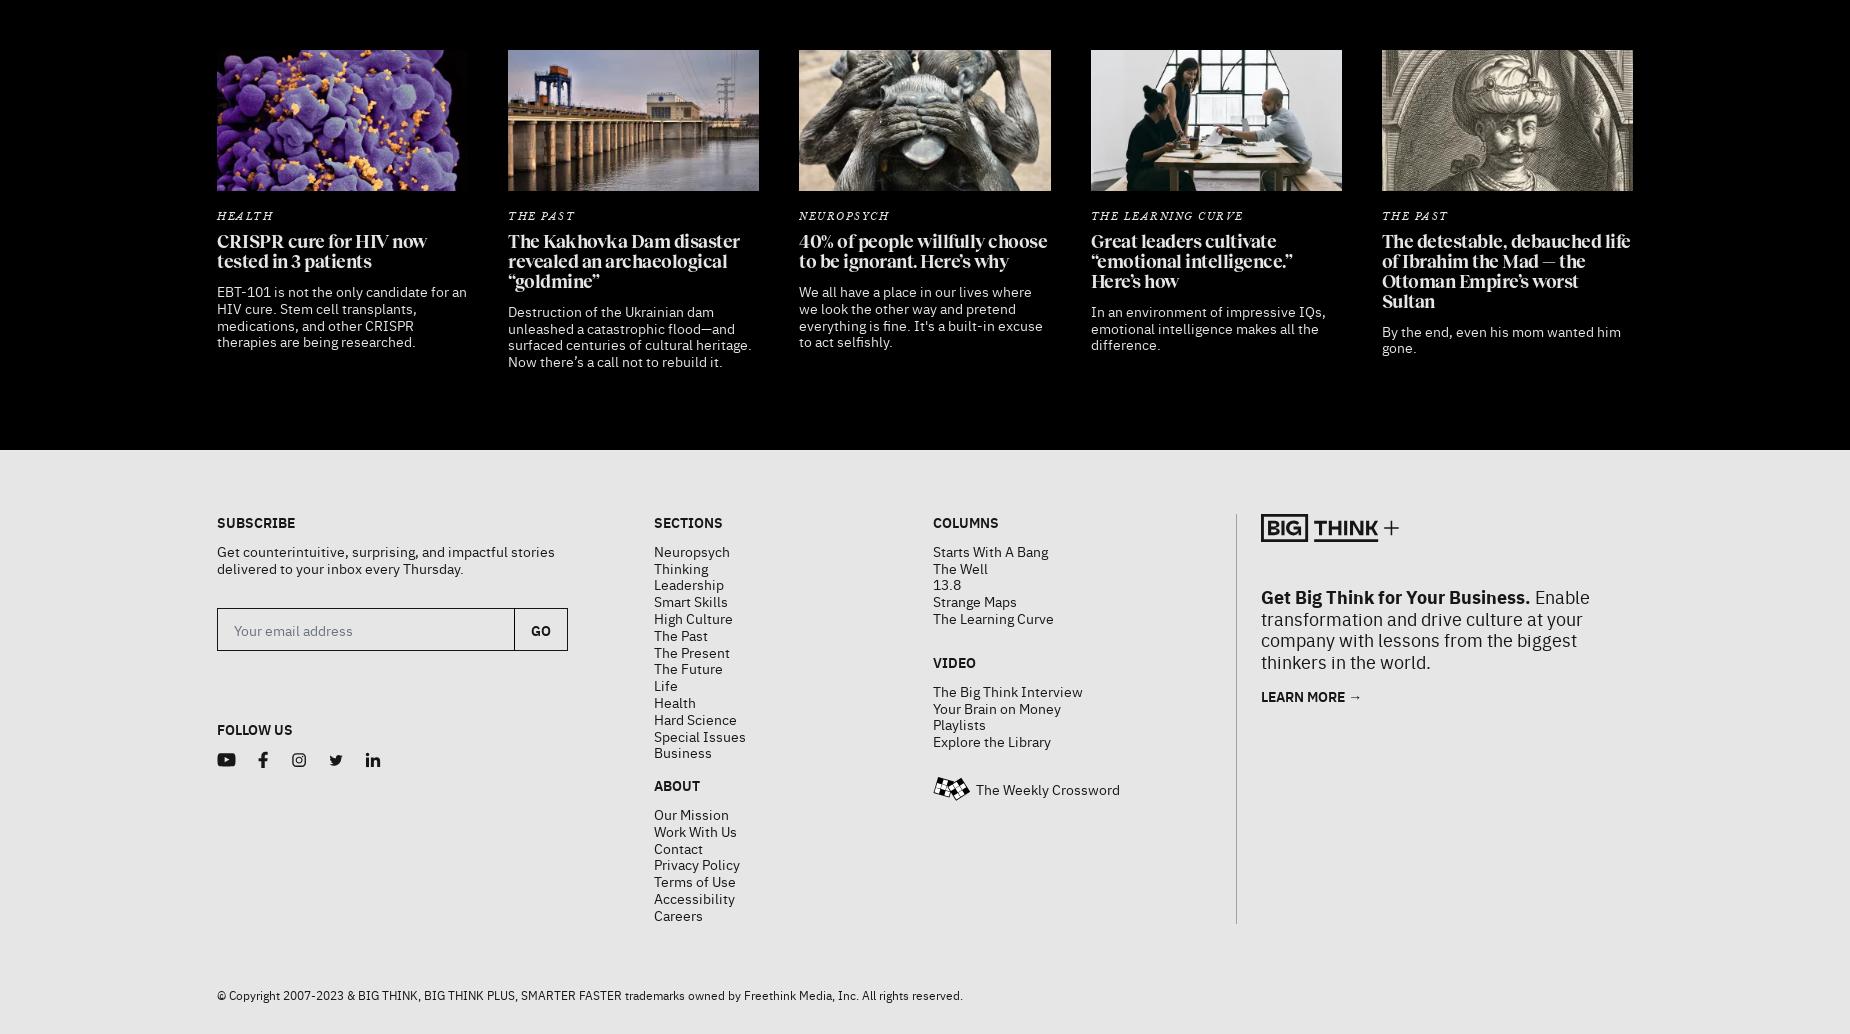 Image resolution: width=1850 pixels, height=1034 pixels. Describe the element at coordinates (963, 471) in the screenshot. I see `'Columns'` at that location.